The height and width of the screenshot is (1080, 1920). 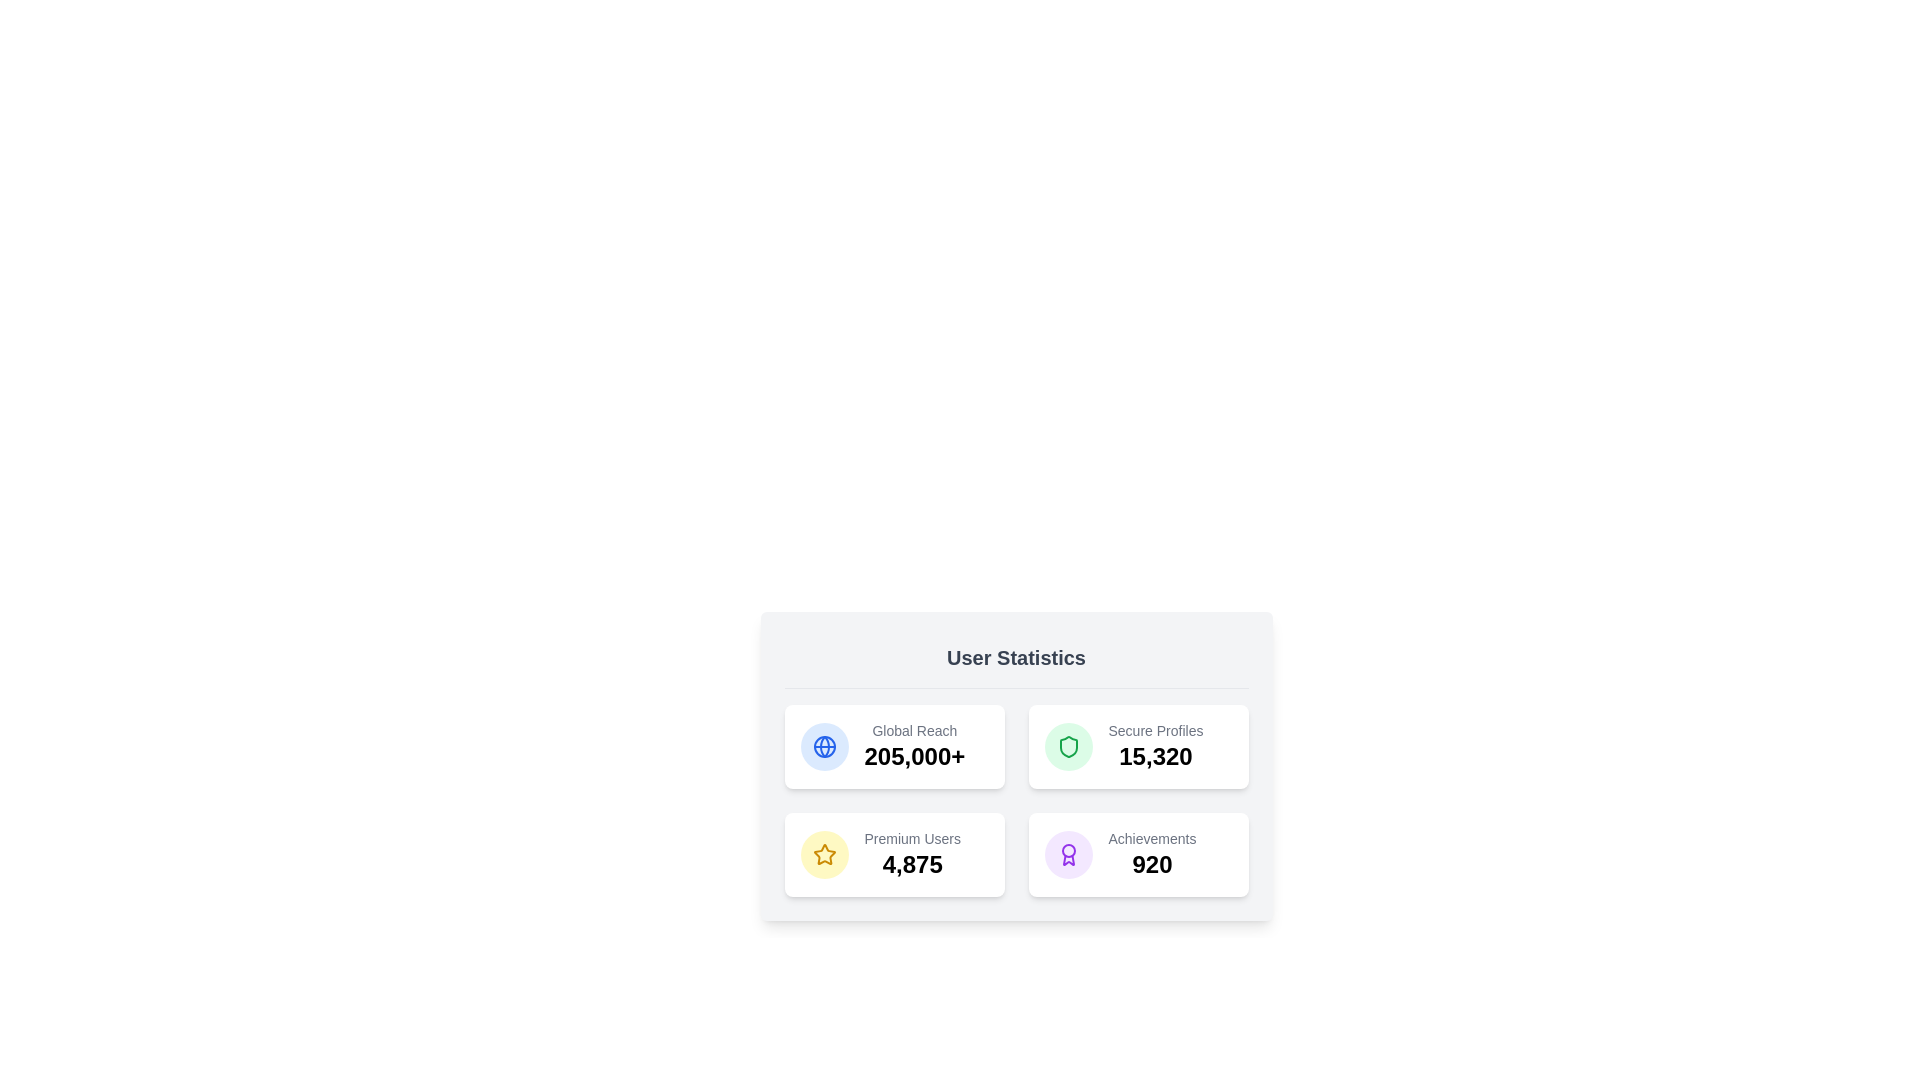 What do you see at coordinates (913, 731) in the screenshot?
I see `the descriptive text label located in the upper-left block of the grid layout, positioned directly above the numeric value '205,000+'` at bounding box center [913, 731].